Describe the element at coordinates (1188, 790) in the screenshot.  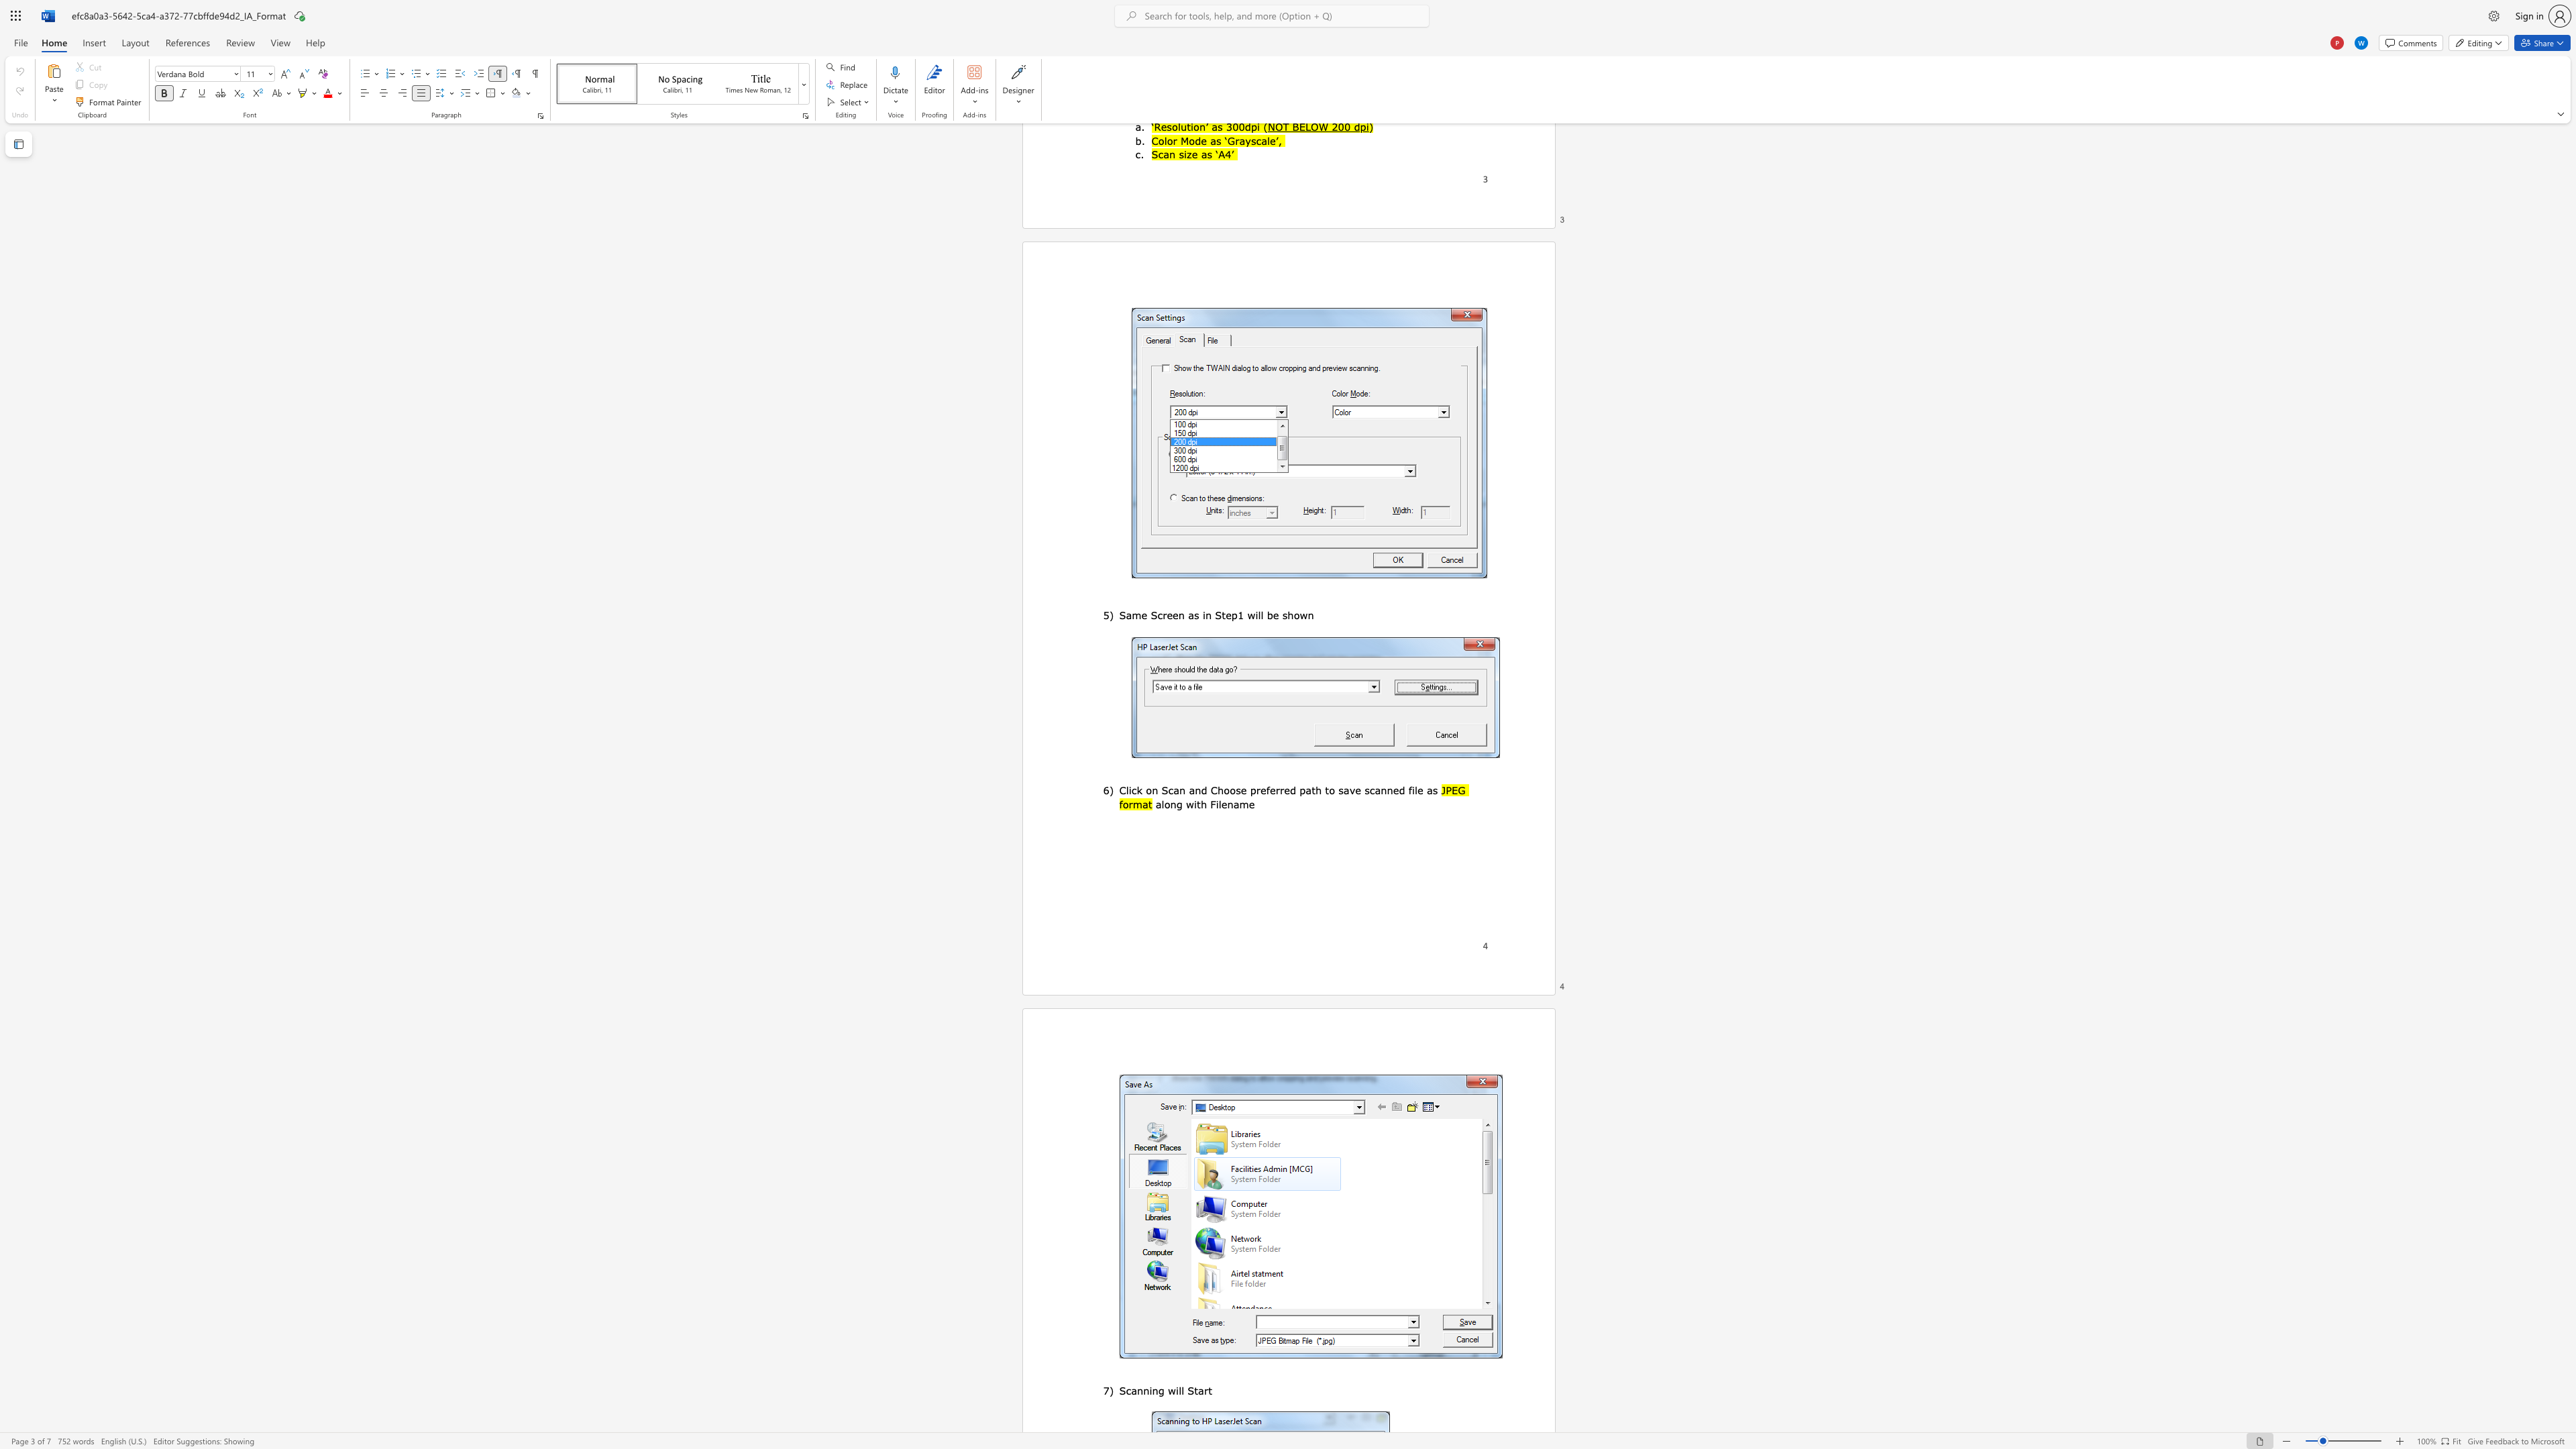
I see `the subset text "and Choo" within the text "Click on Scan and Choose preferred path to save scanned file as"` at that location.